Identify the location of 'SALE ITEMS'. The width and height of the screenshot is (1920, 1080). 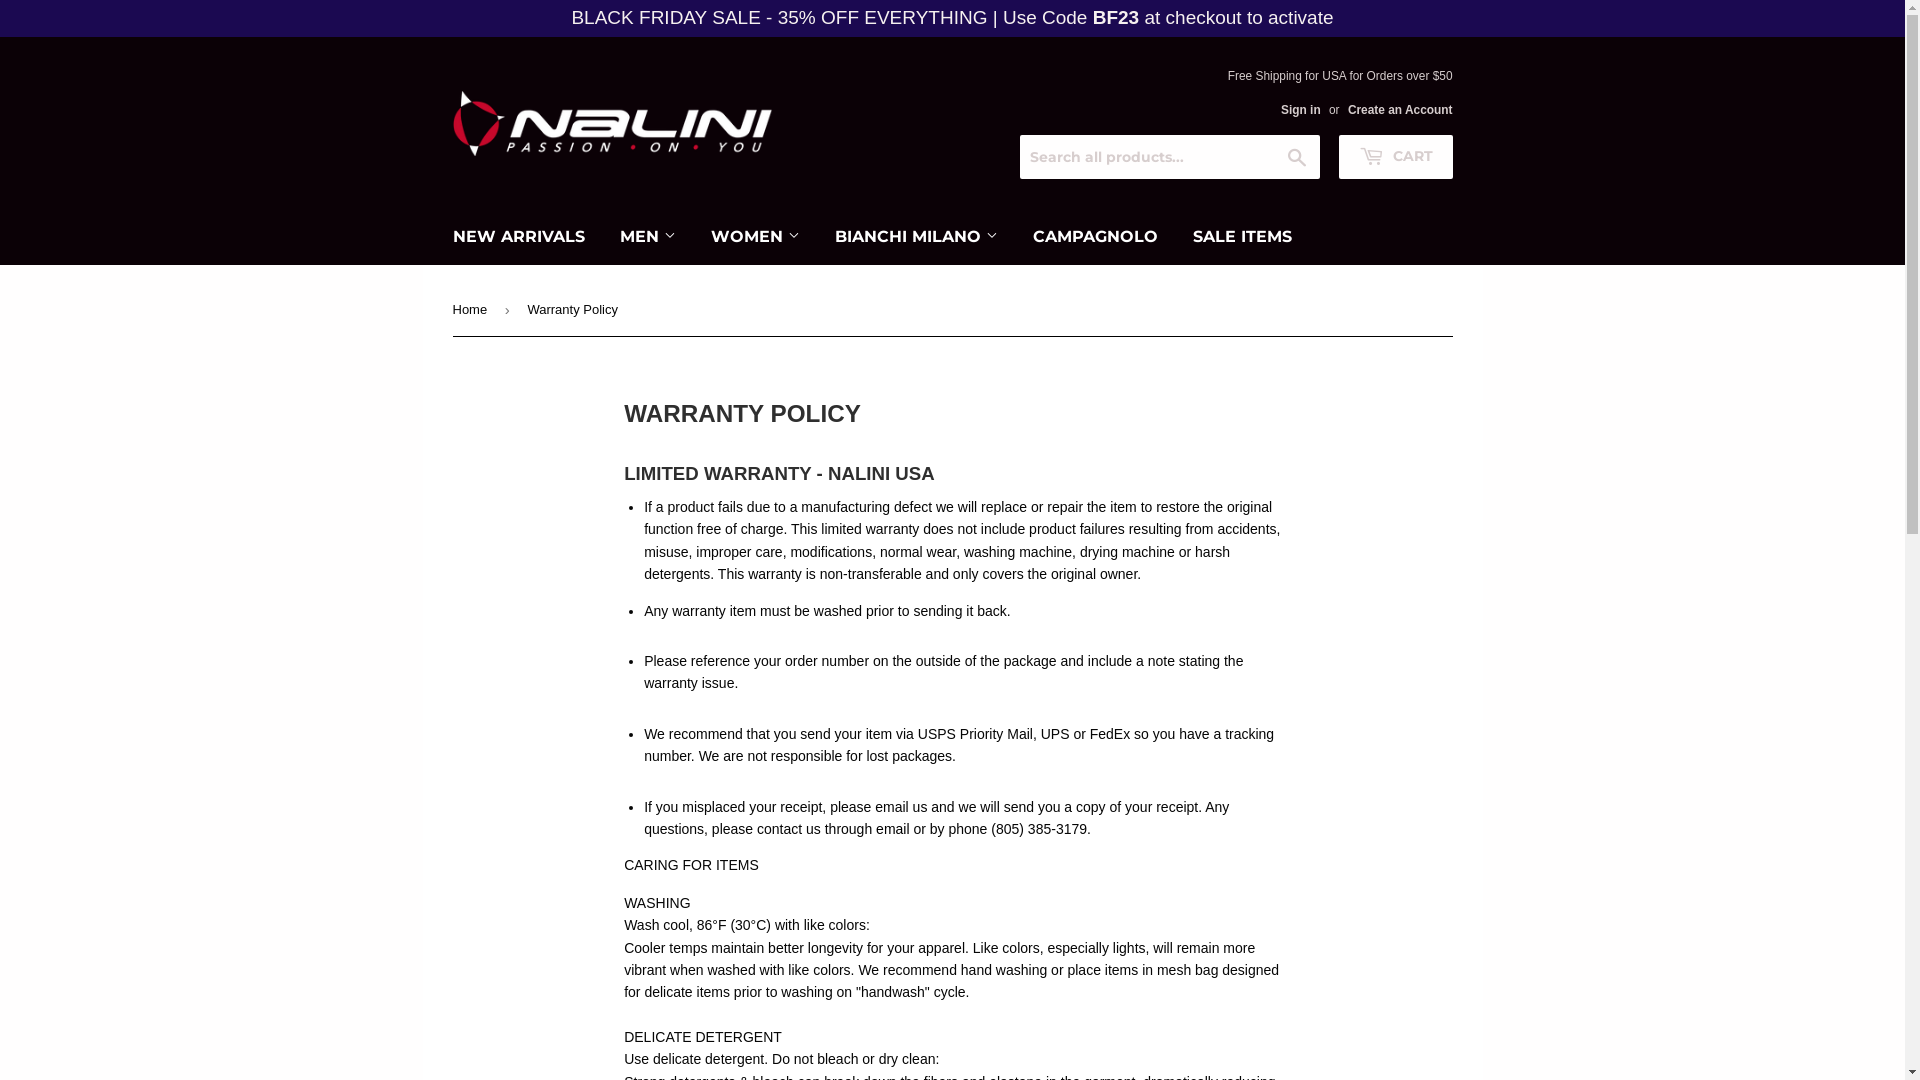
(1177, 235).